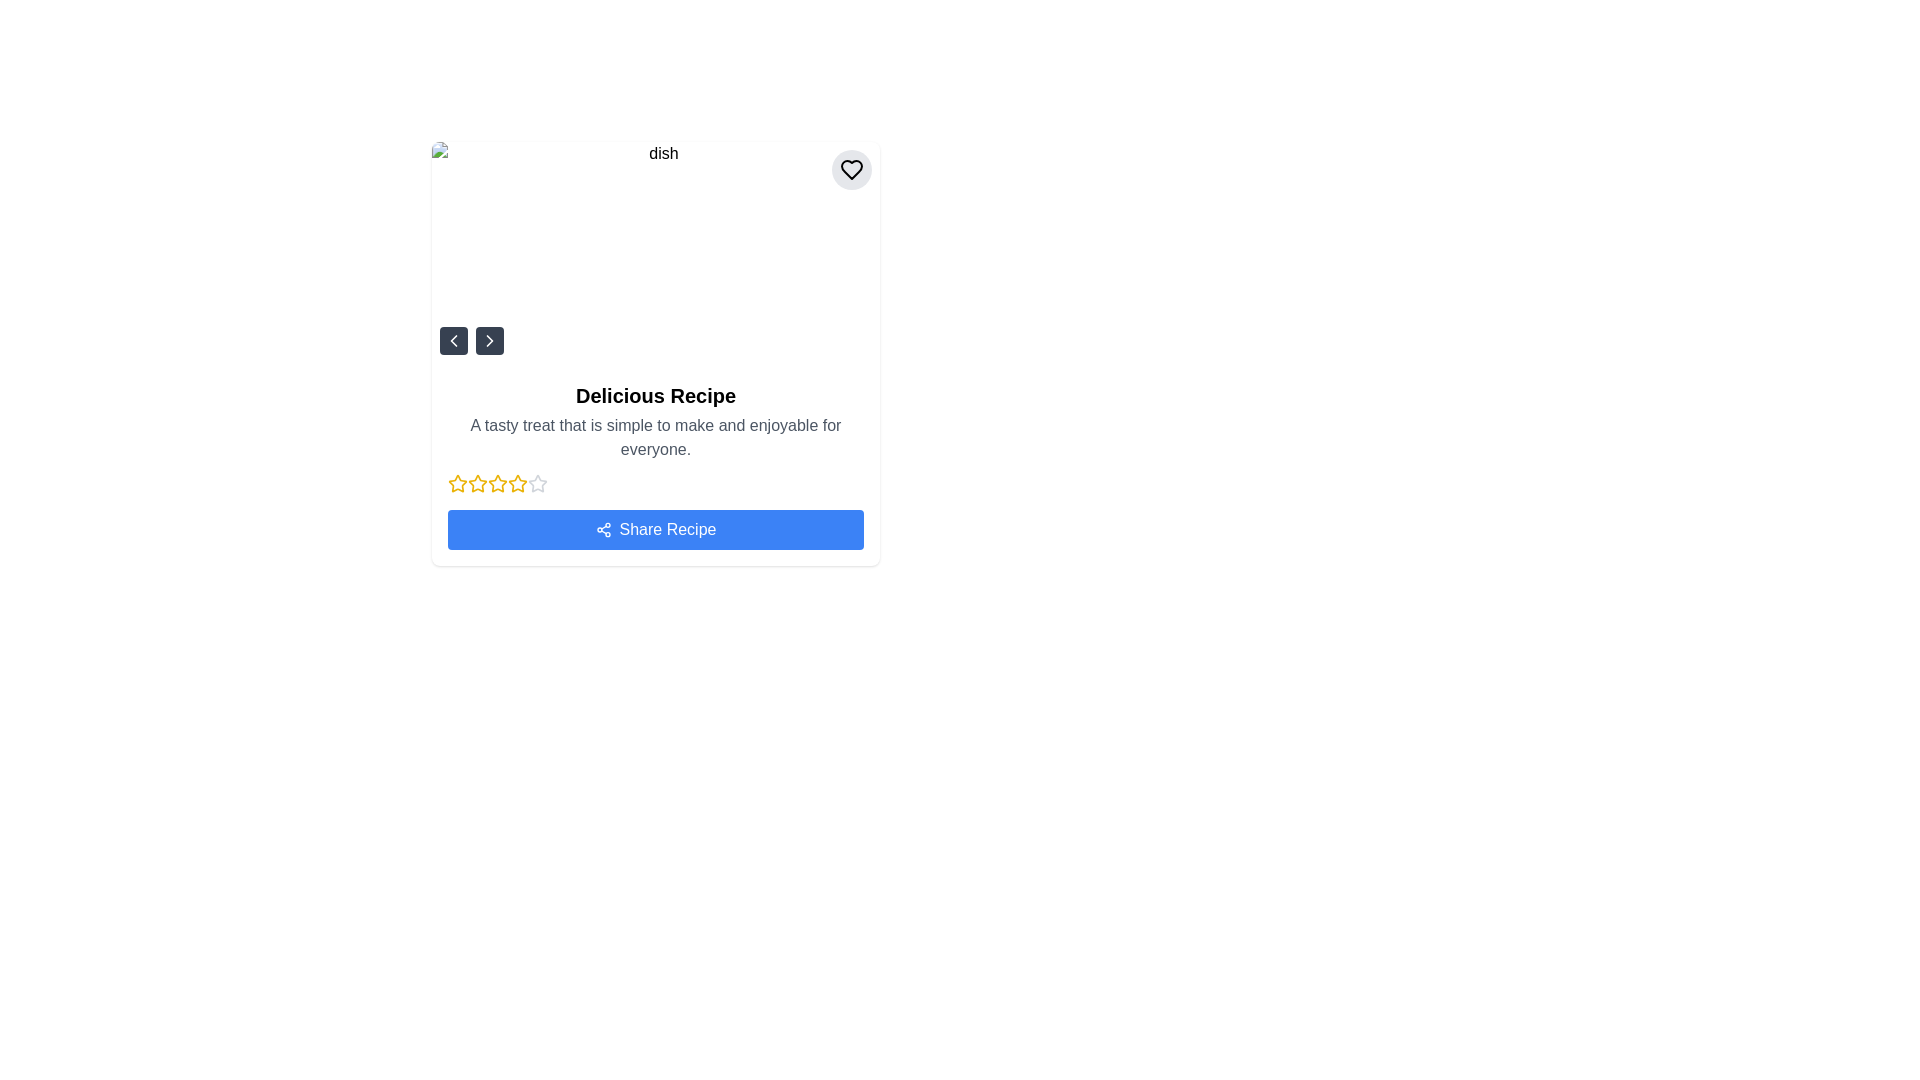 The image size is (1920, 1080). I want to click on the fifth star icon in the rating system, so click(537, 483).